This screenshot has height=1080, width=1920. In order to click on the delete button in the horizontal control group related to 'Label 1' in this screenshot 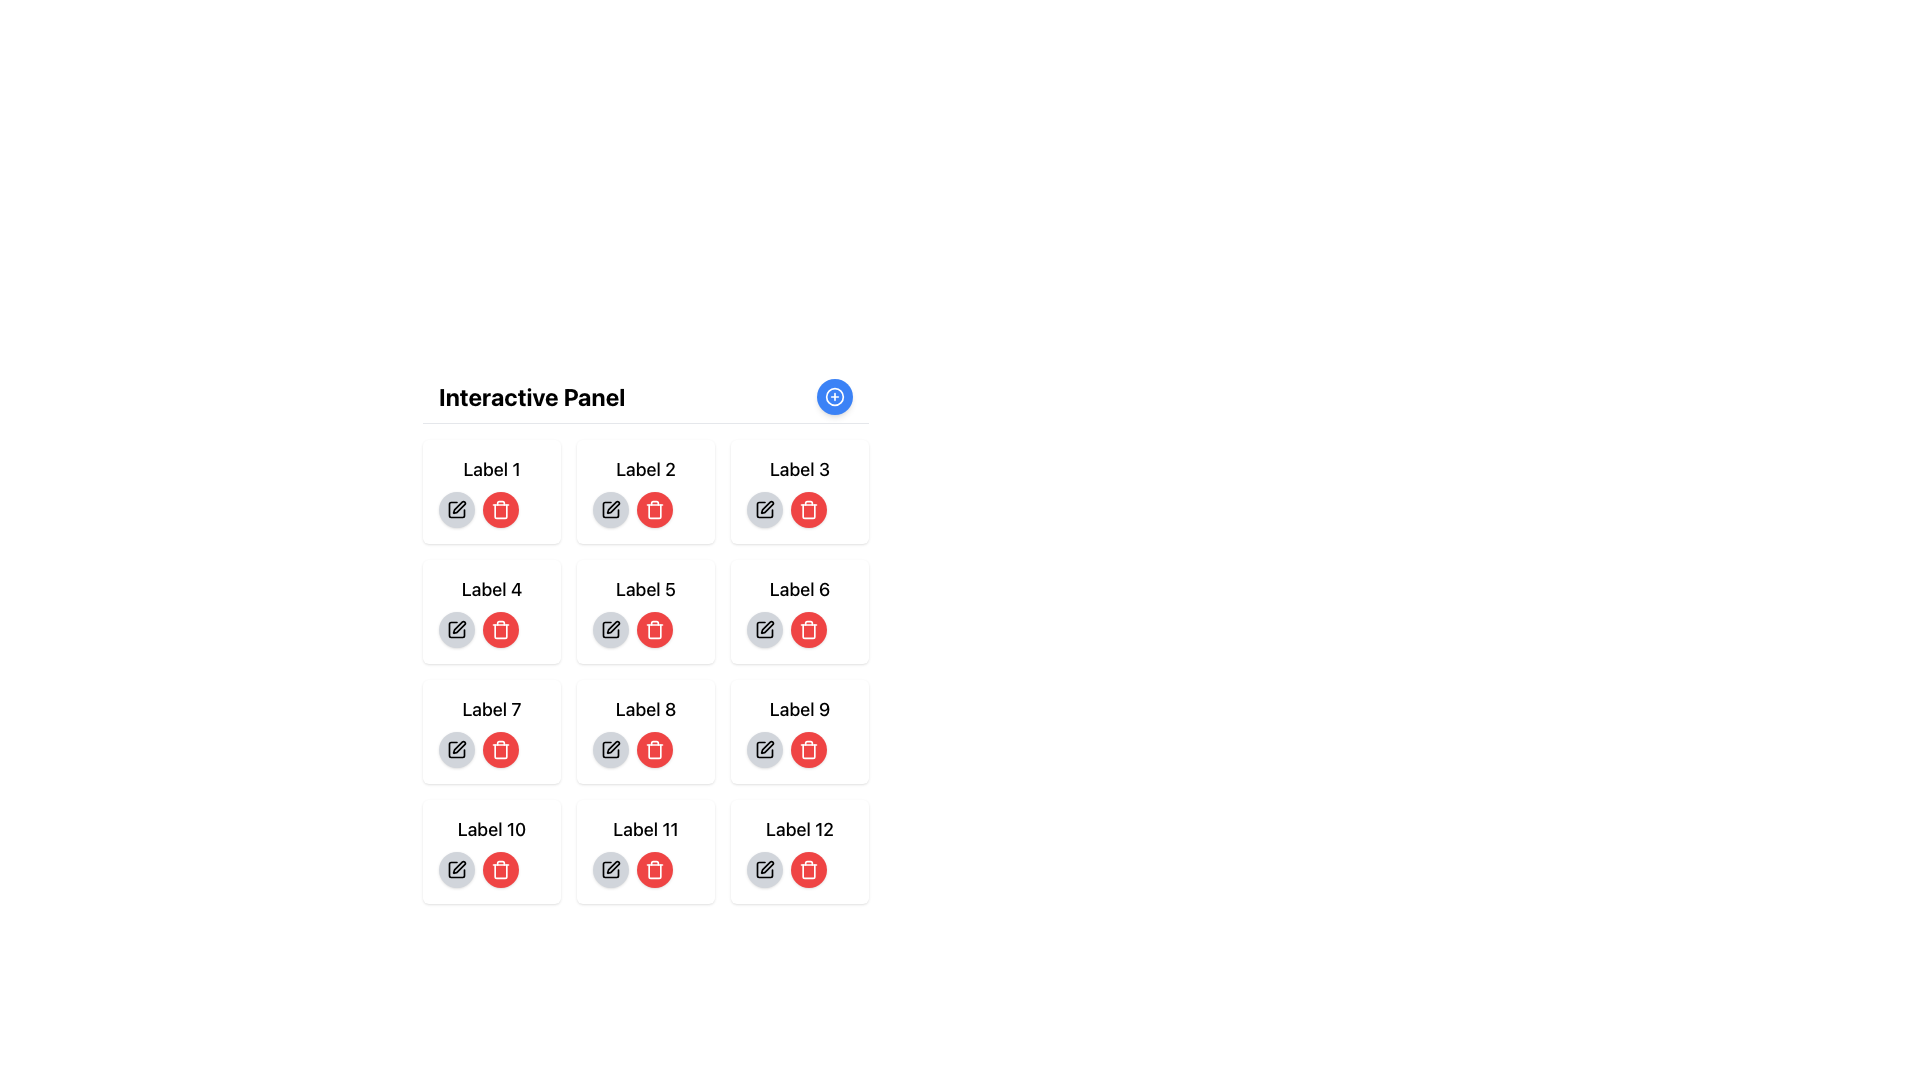, I will do `click(491, 508)`.